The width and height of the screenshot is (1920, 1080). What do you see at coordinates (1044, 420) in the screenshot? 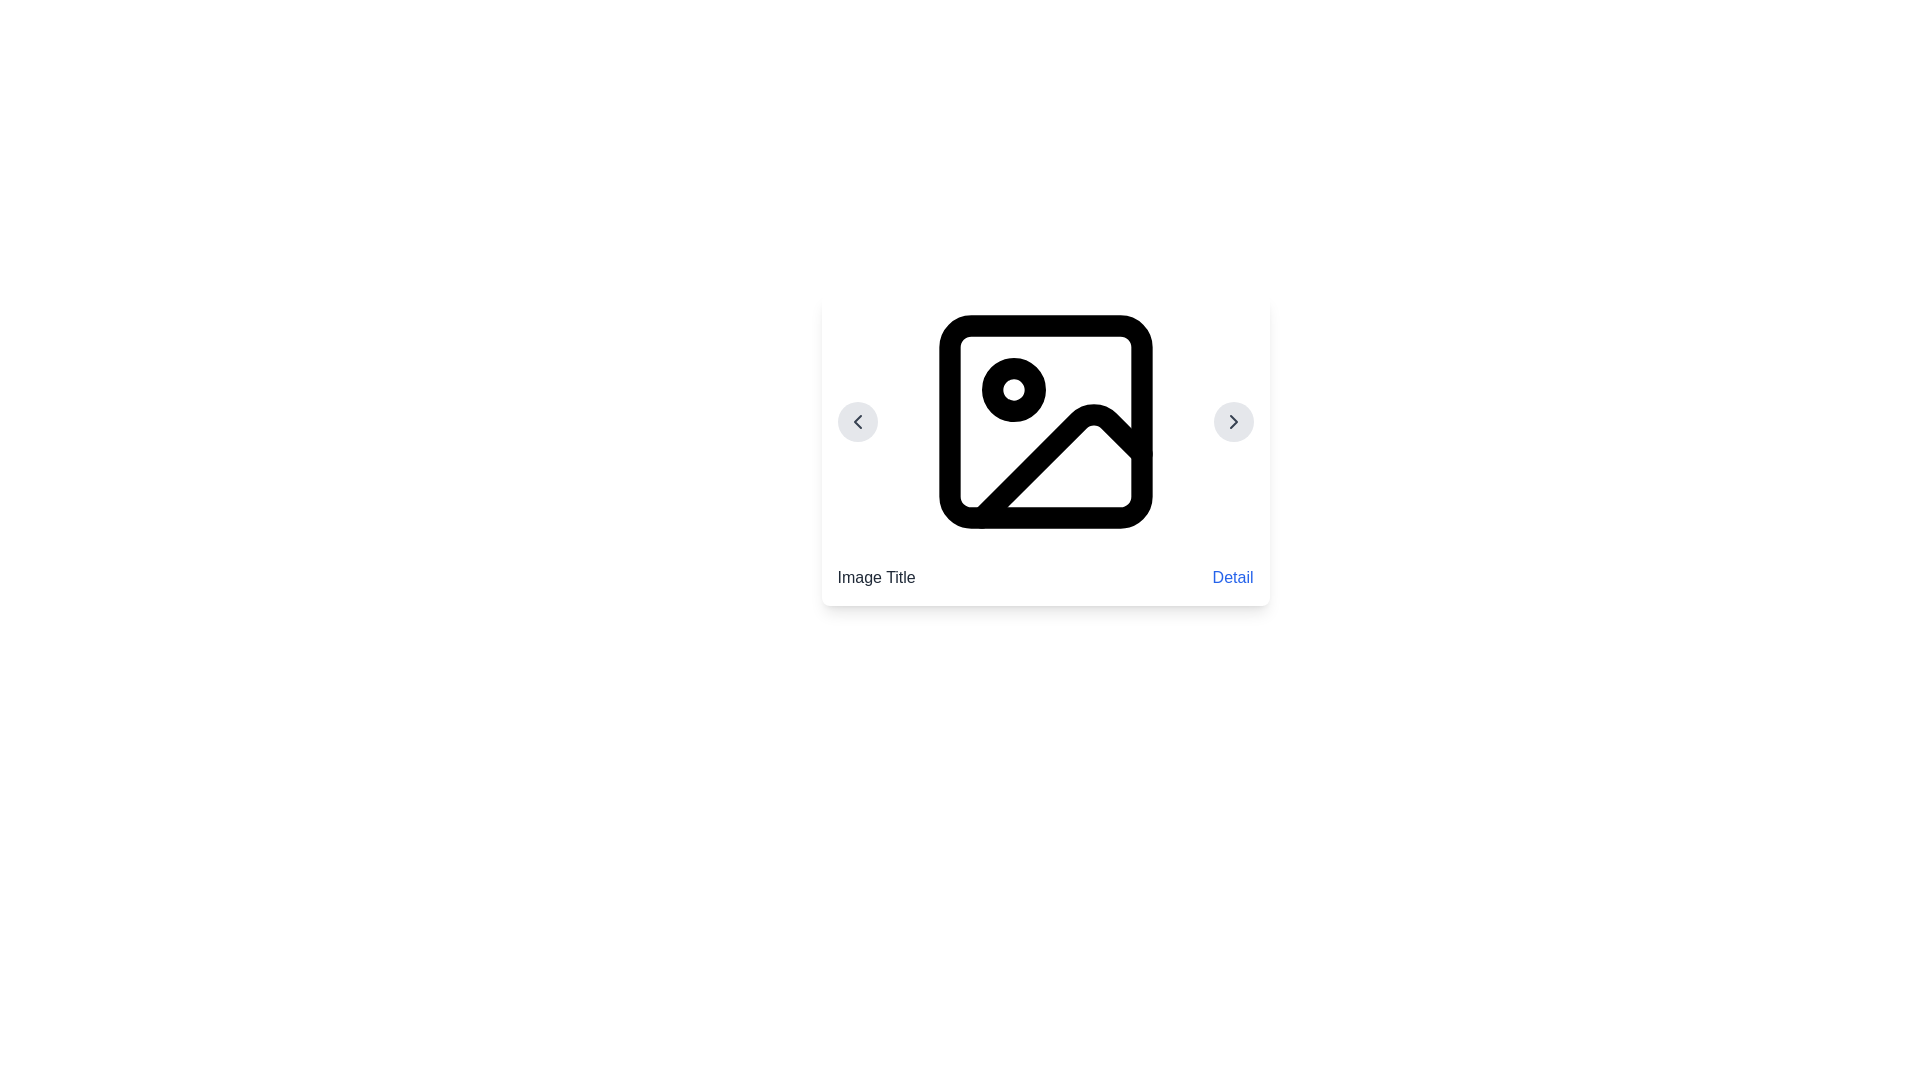
I see `the rounded rectangle with a black stroke in the SVG image representing a gallery item` at bounding box center [1044, 420].